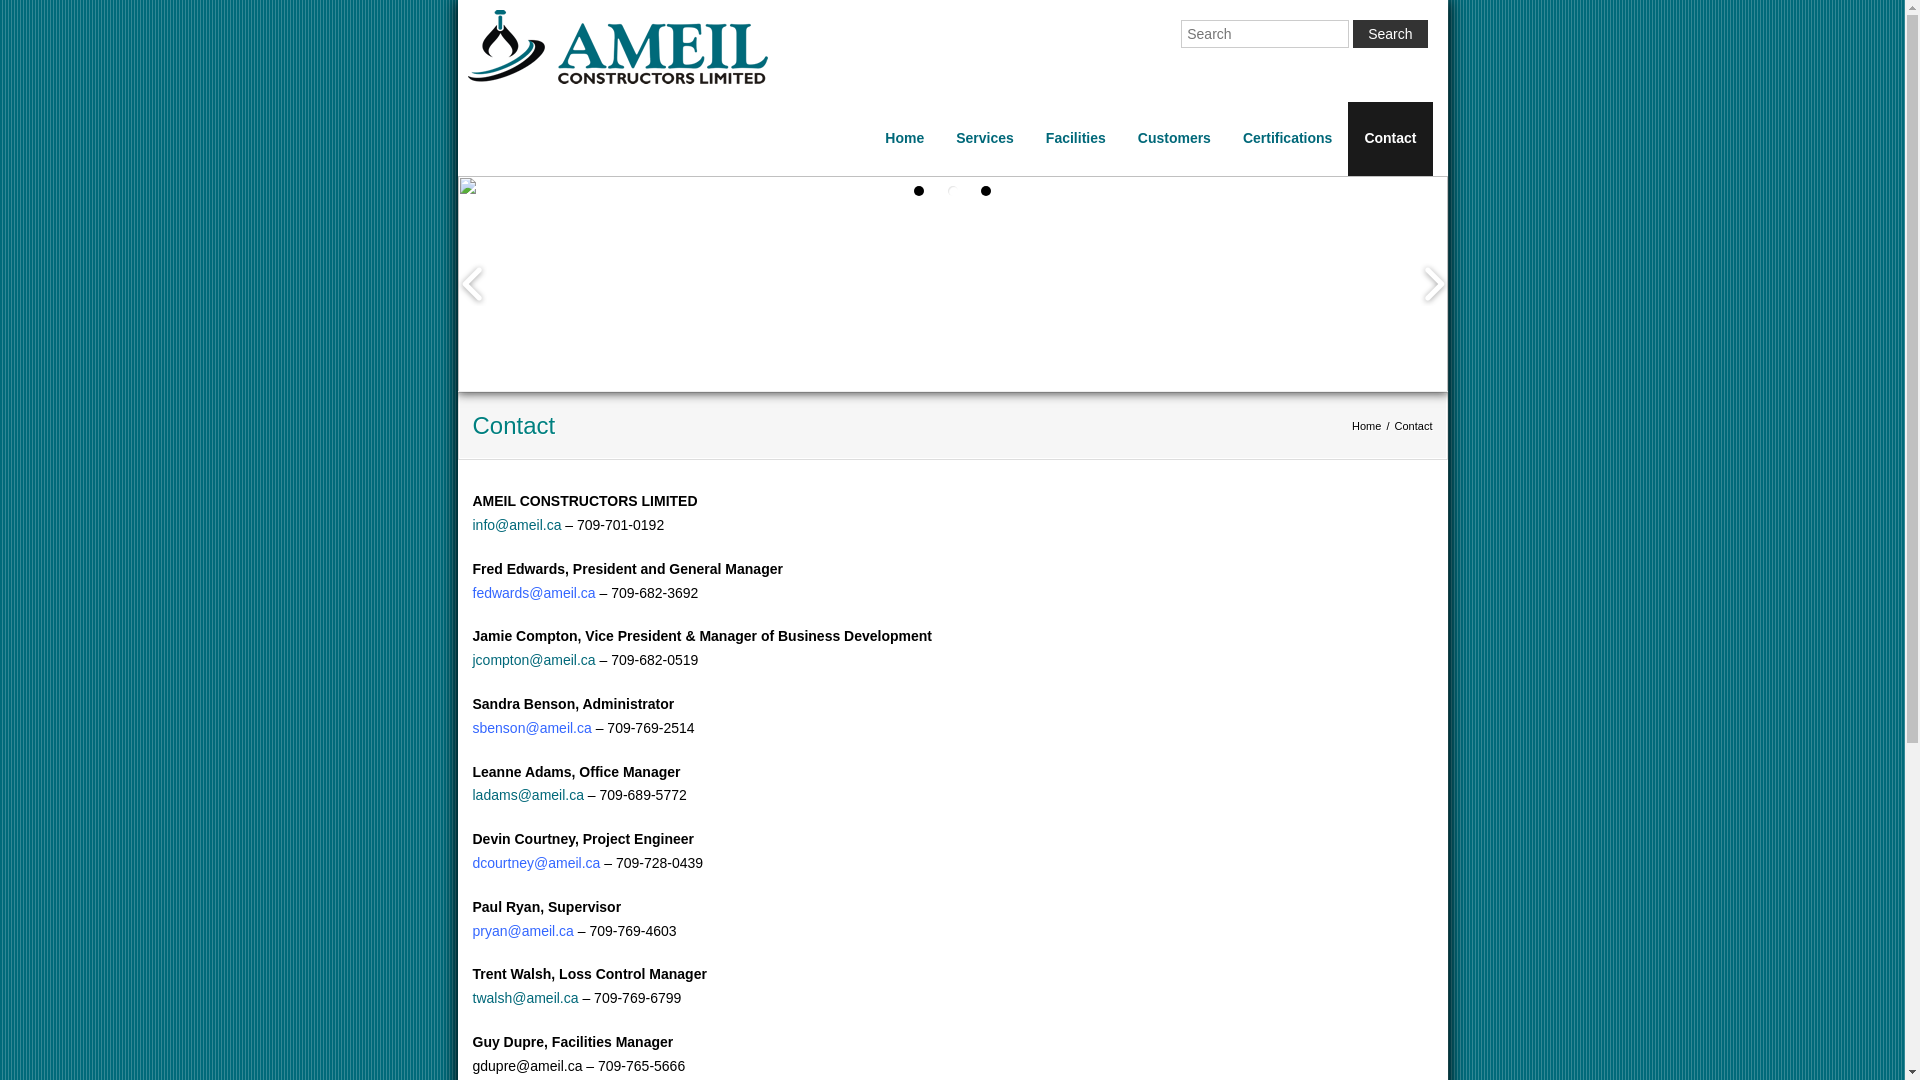  What do you see at coordinates (516, 523) in the screenshot?
I see `'info@ameil.ca'` at bounding box center [516, 523].